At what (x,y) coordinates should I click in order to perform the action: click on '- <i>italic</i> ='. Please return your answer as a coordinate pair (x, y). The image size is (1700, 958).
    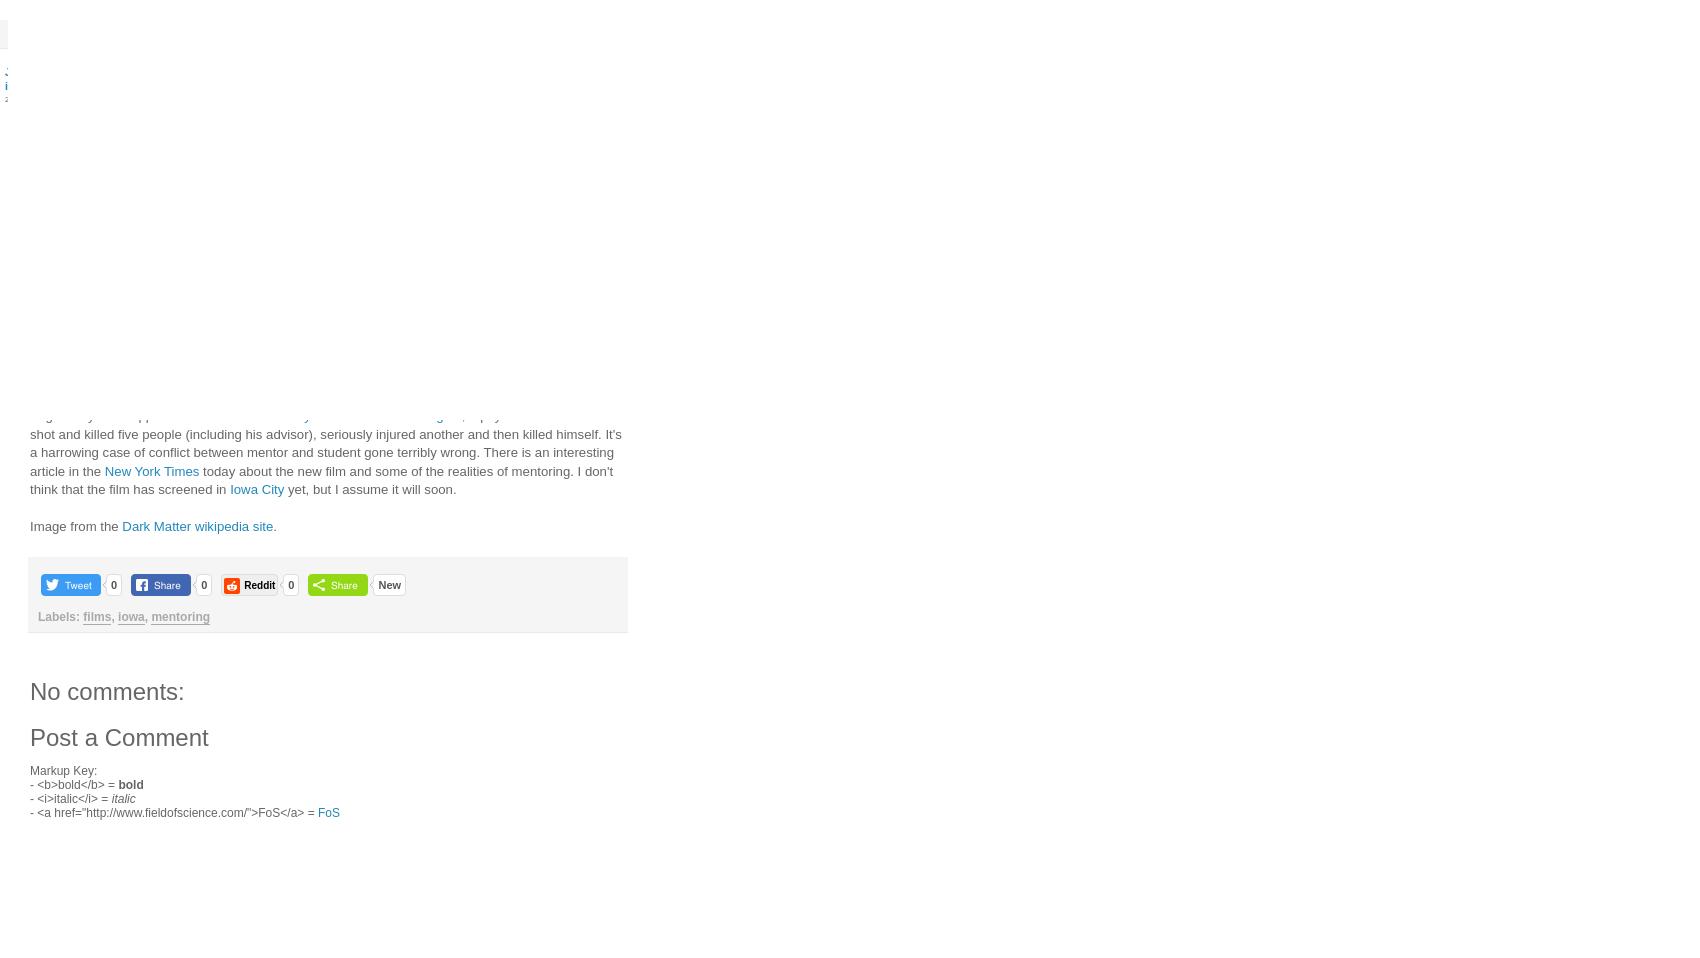
    Looking at the image, I should click on (70, 798).